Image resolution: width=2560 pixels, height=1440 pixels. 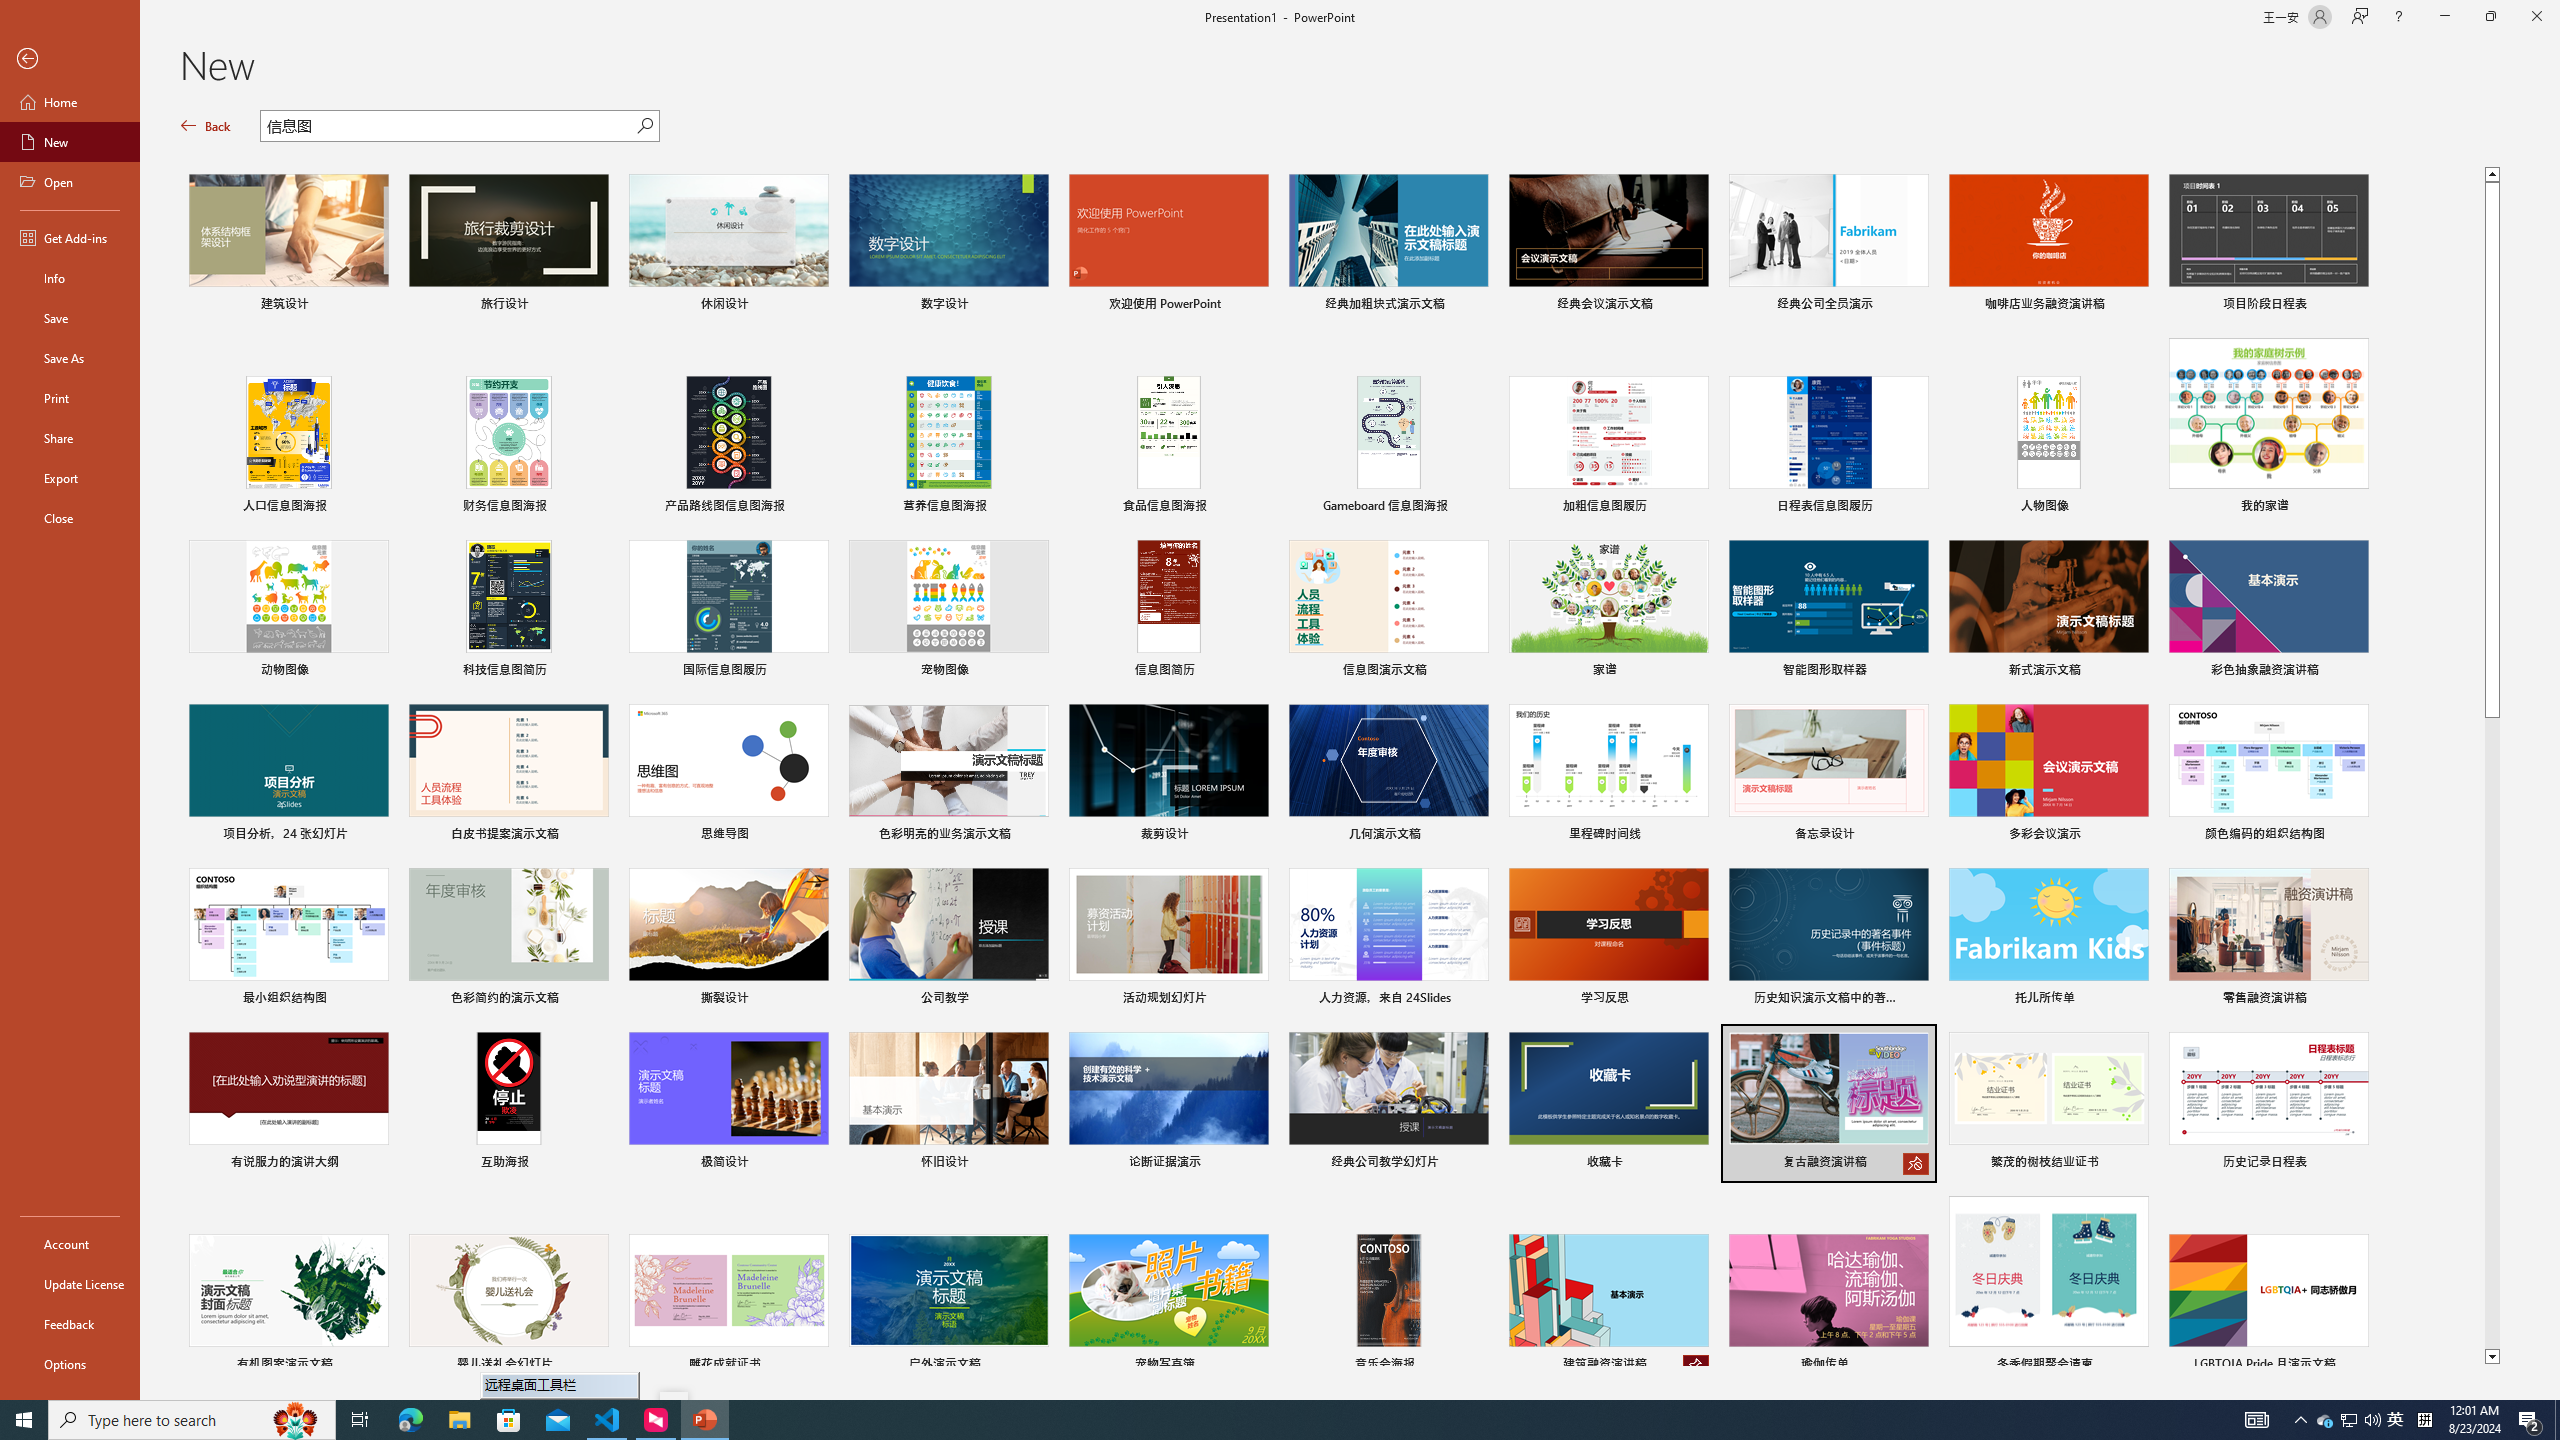 What do you see at coordinates (2355, 1364) in the screenshot?
I see `'Pin to list'` at bounding box center [2355, 1364].